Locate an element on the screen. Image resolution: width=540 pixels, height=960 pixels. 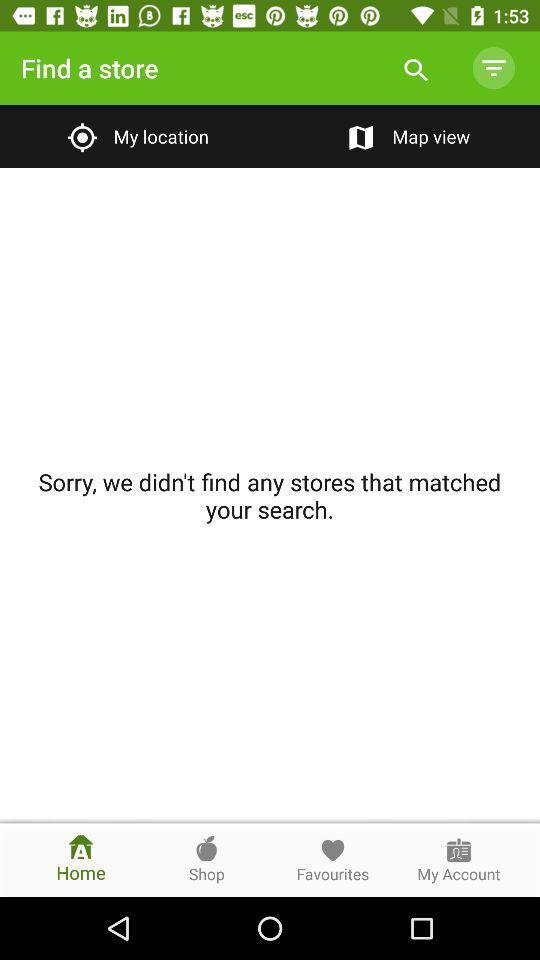
item below find a store is located at coordinates (135, 135).